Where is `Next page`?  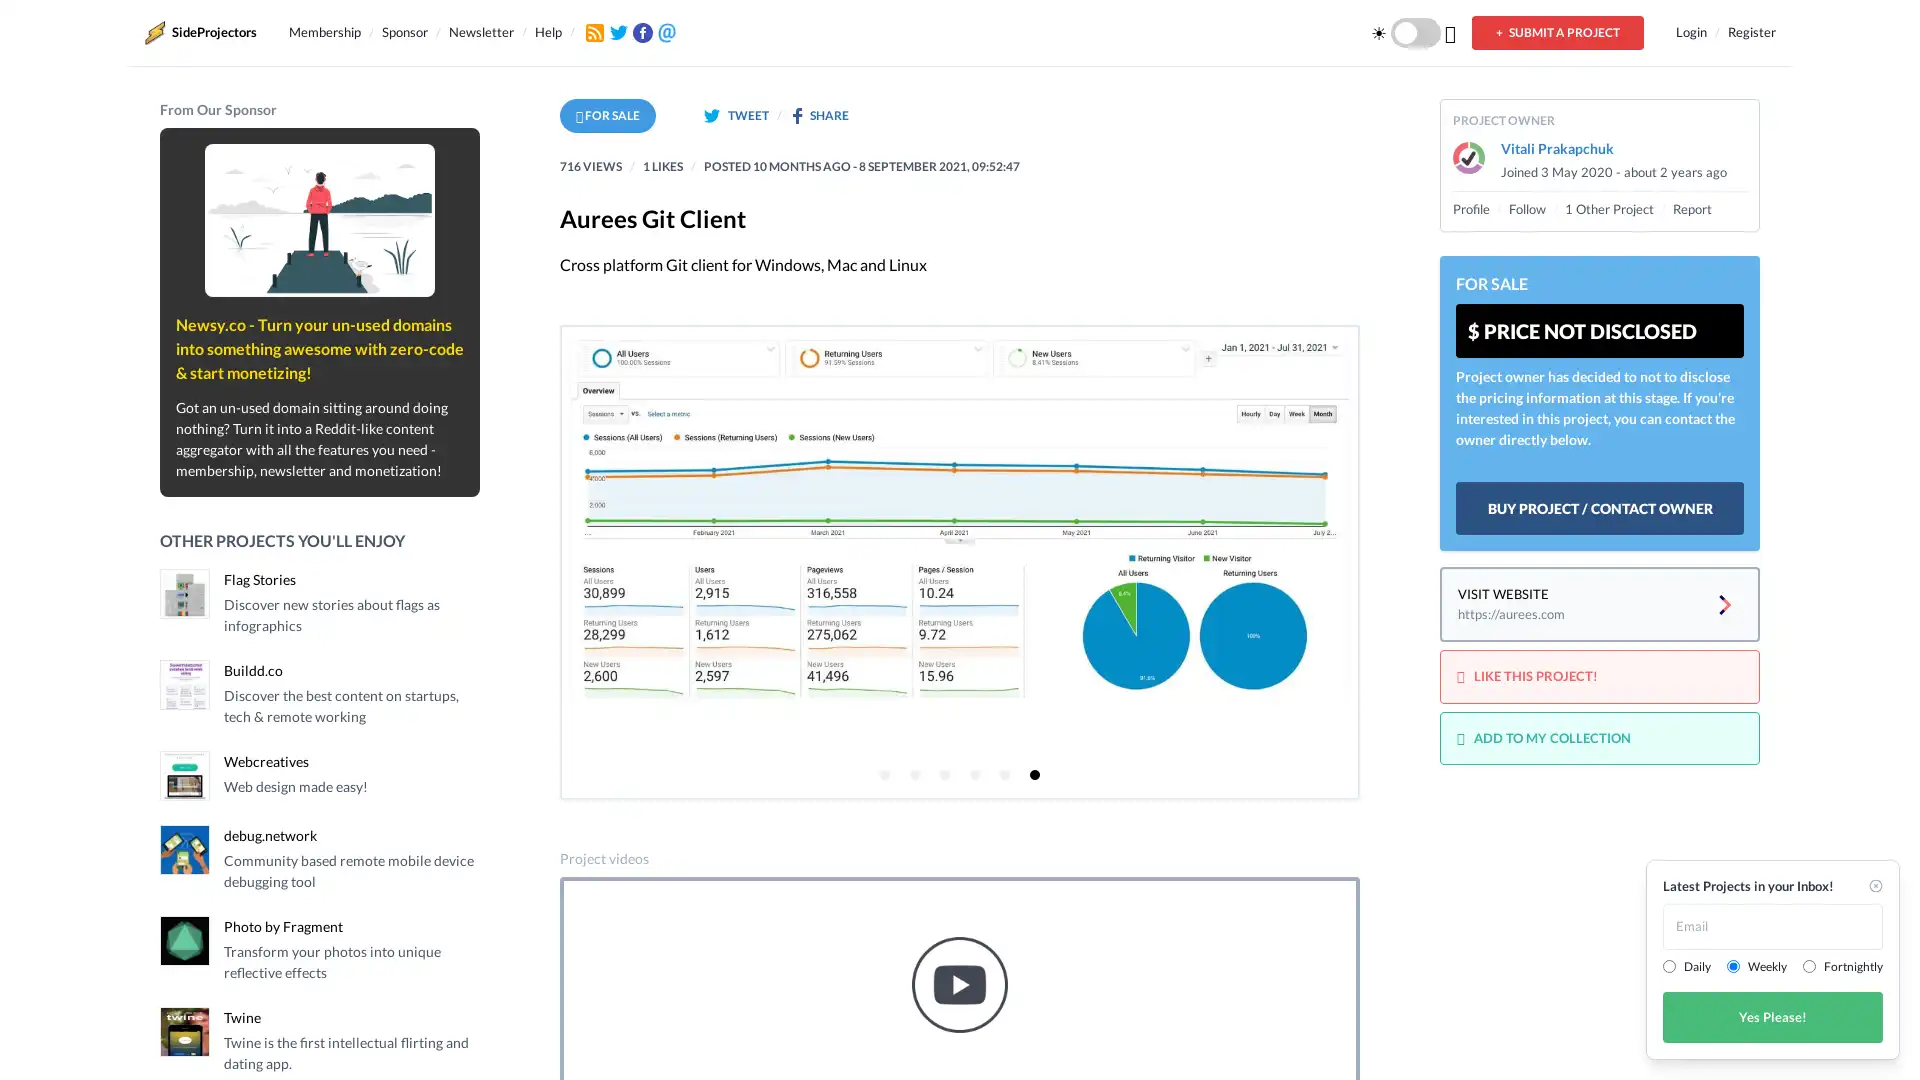 Next page is located at coordinates (1358, 562).